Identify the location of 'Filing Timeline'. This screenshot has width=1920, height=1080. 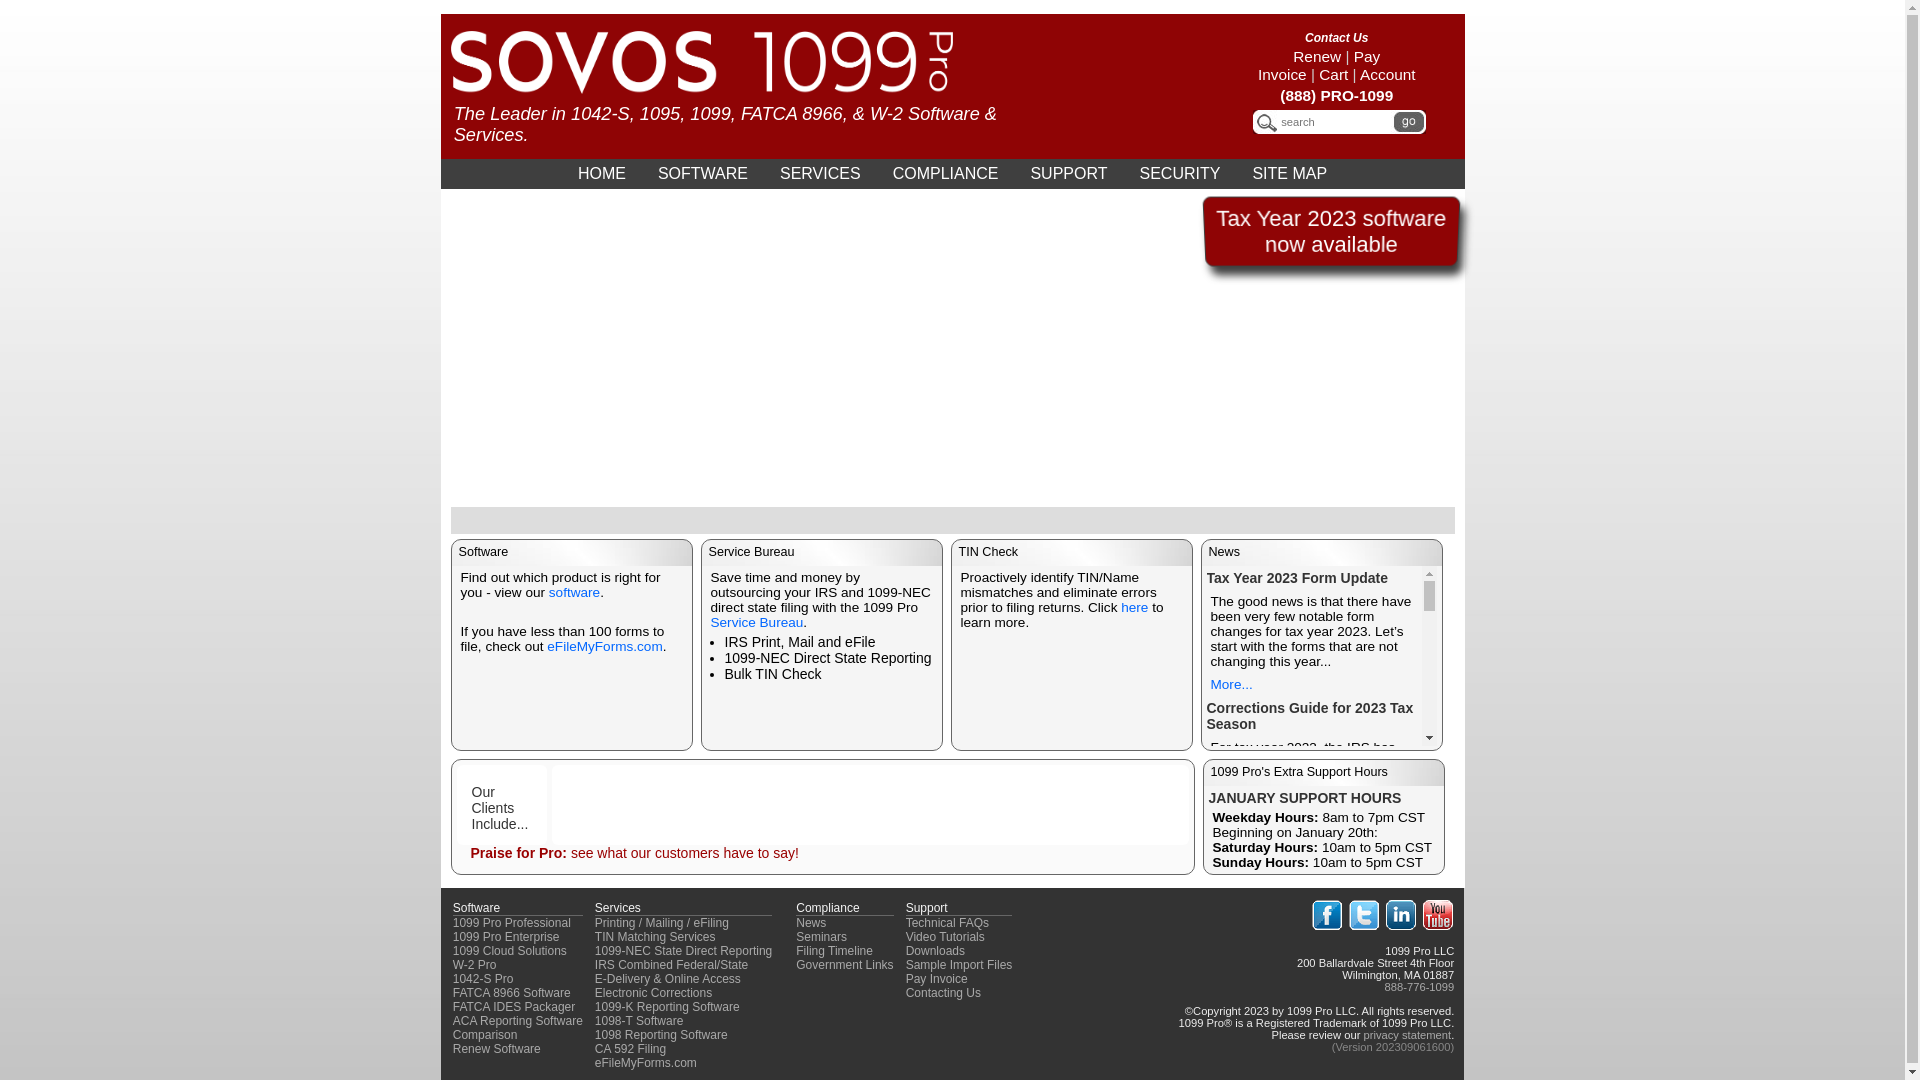
(834, 950).